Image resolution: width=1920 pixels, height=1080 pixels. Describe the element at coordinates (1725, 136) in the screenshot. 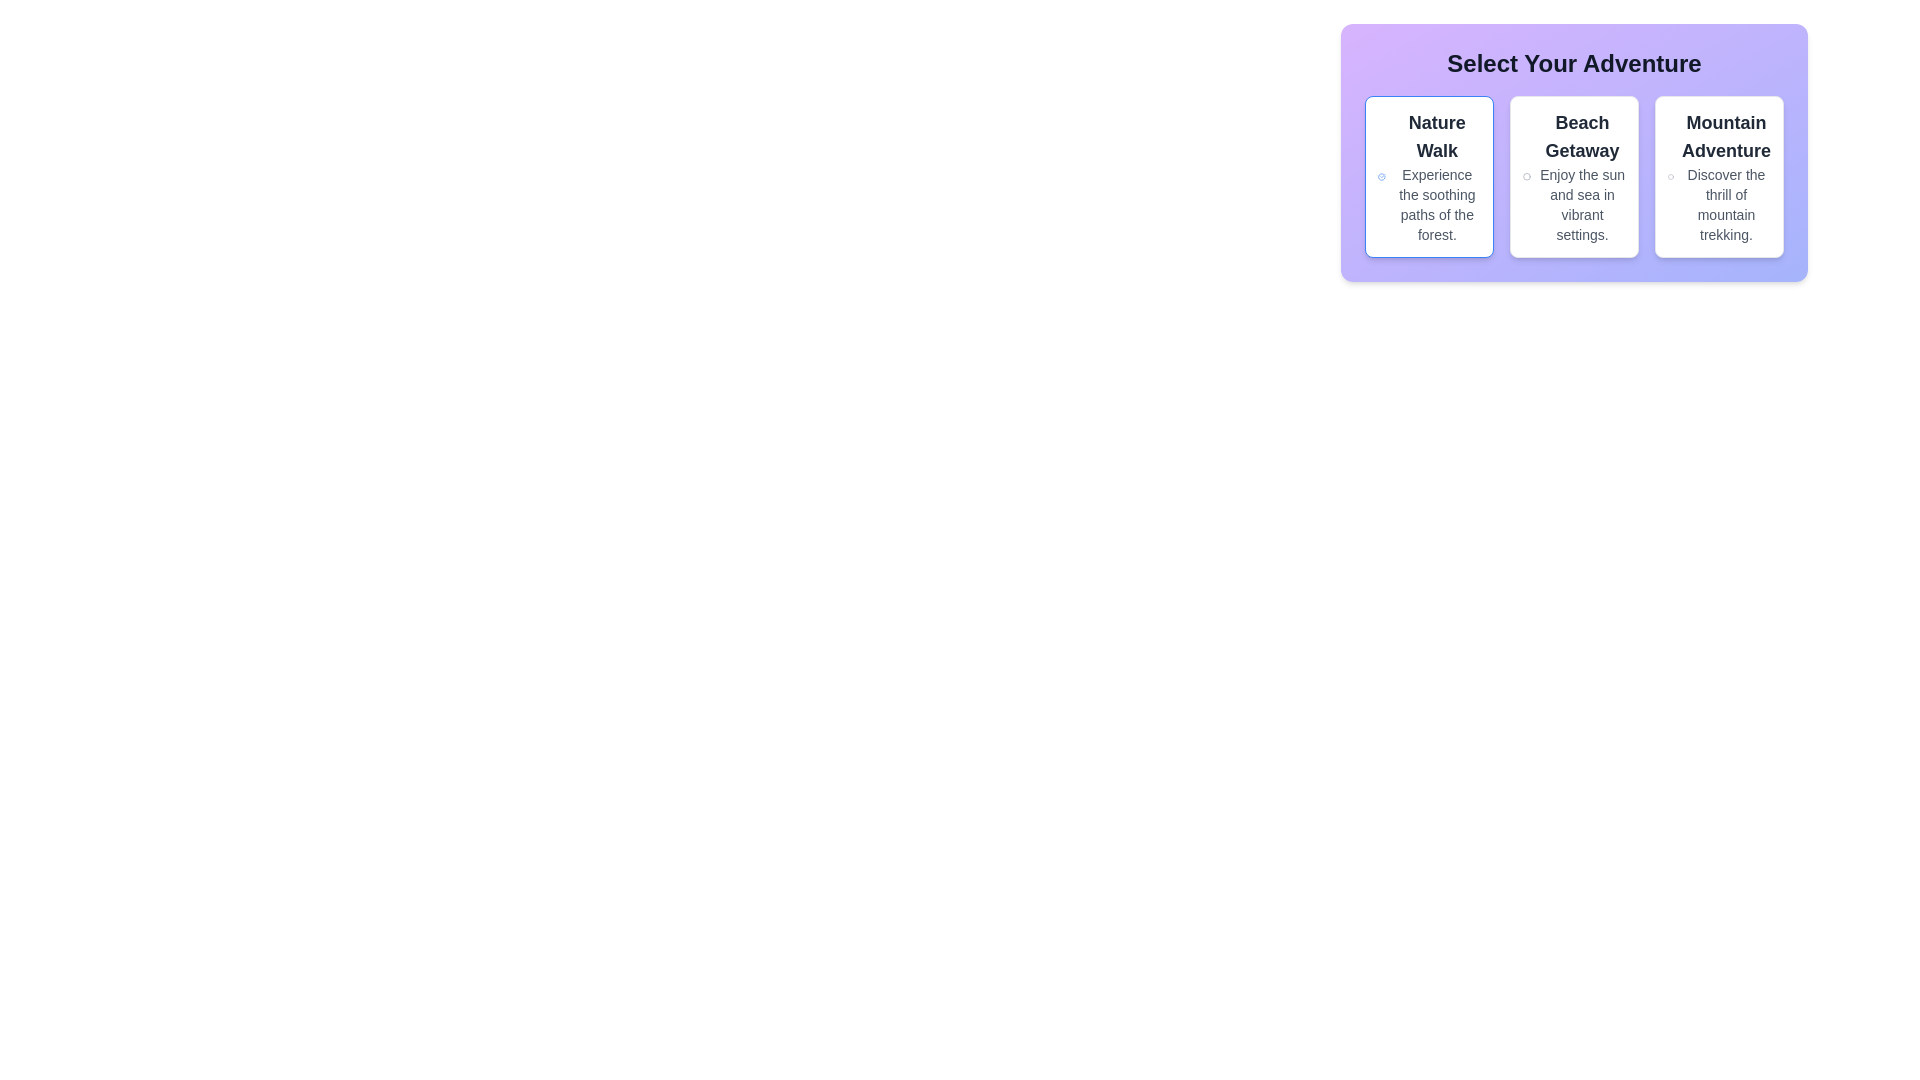

I see `the title text 'Mountain Adventure', which is styled in bold and larger size, located at the top of the third card in the 'Select Your Adventure' section` at that location.